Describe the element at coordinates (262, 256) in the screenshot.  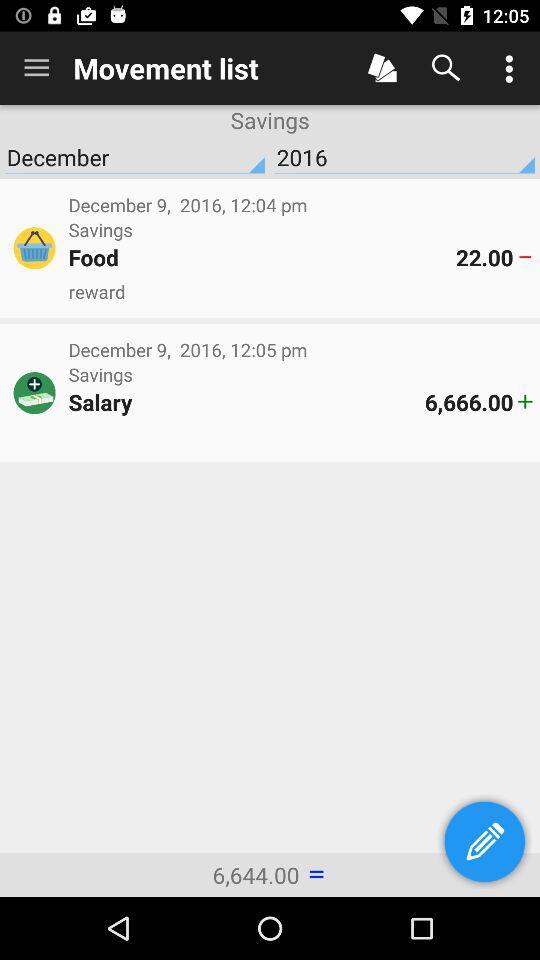
I see `item below the savings icon` at that location.